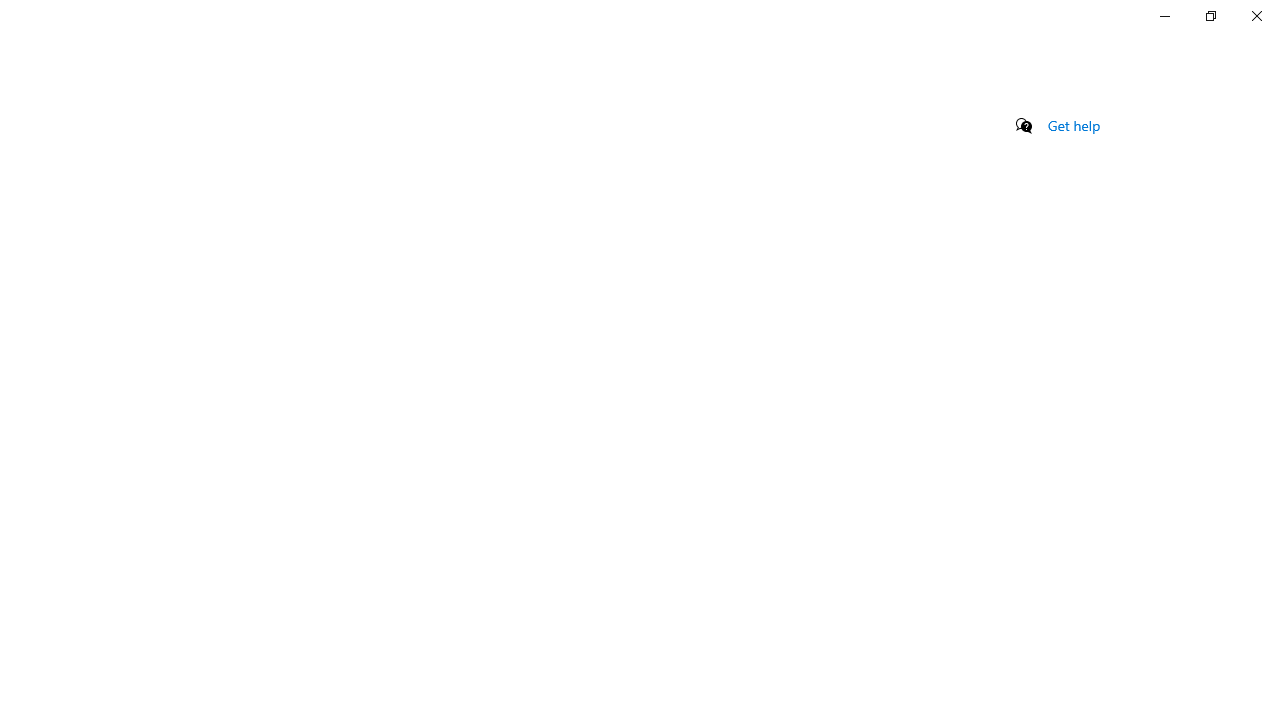  Describe the element at coordinates (1164, 15) in the screenshot. I see `'Minimize Settings'` at that location.